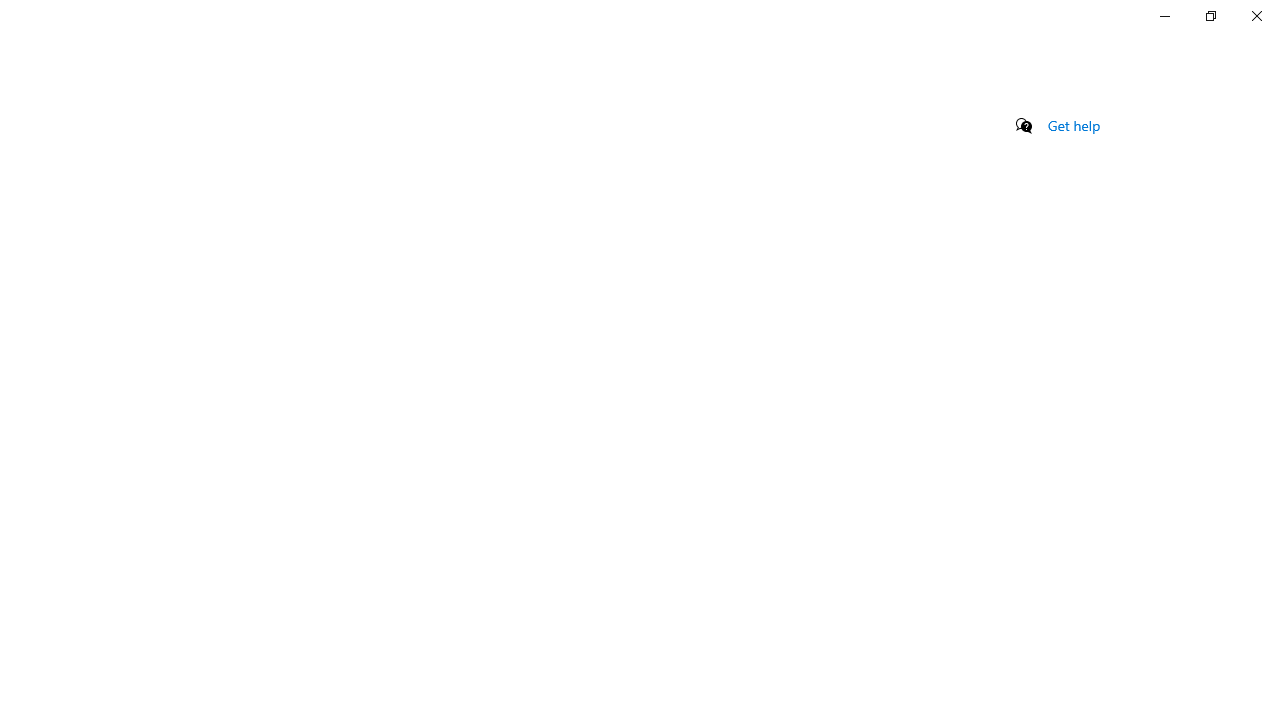  Describe the element at coordinates (1164, 15) in the screenshot. I see `'Minimize Settings'` at that location.